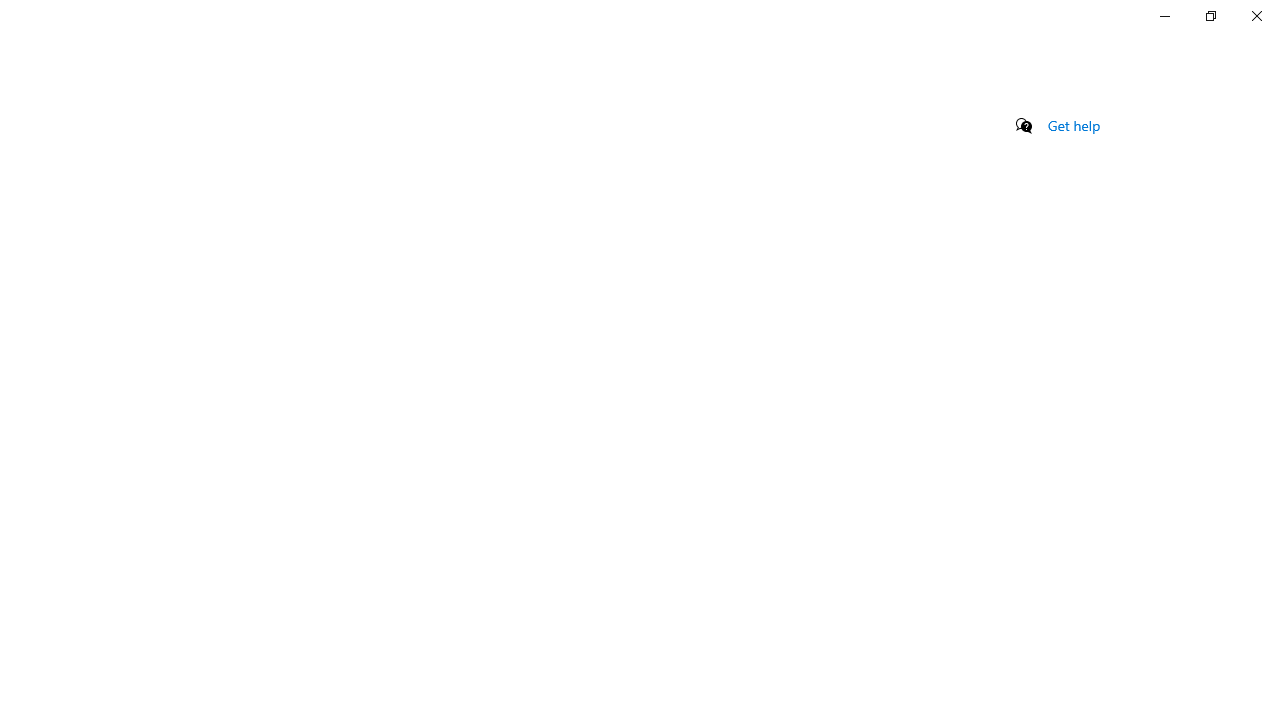  Describe the element at coordinates (1164, 15) in the screenshot. I see `'Minimize Settings'` at that location.